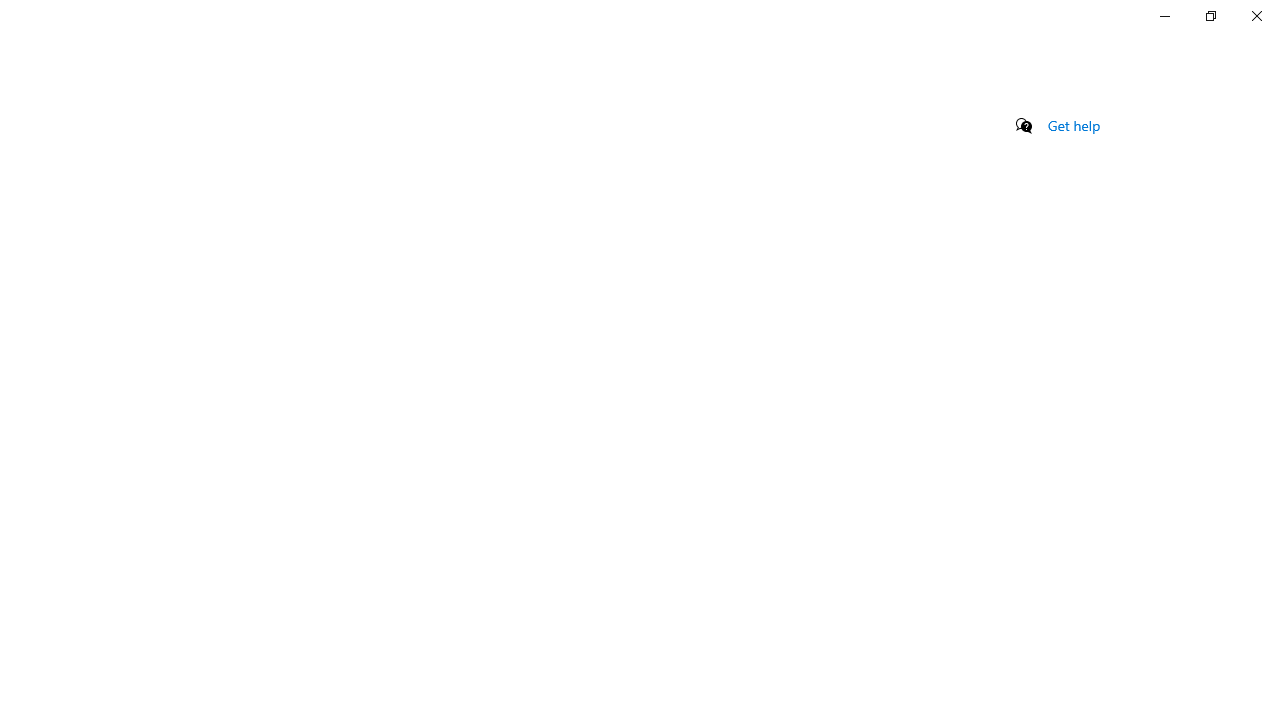  Describe the element at coordinates (1164, 15) in the screenshot. I see `'Minimize Settings'` at that location.